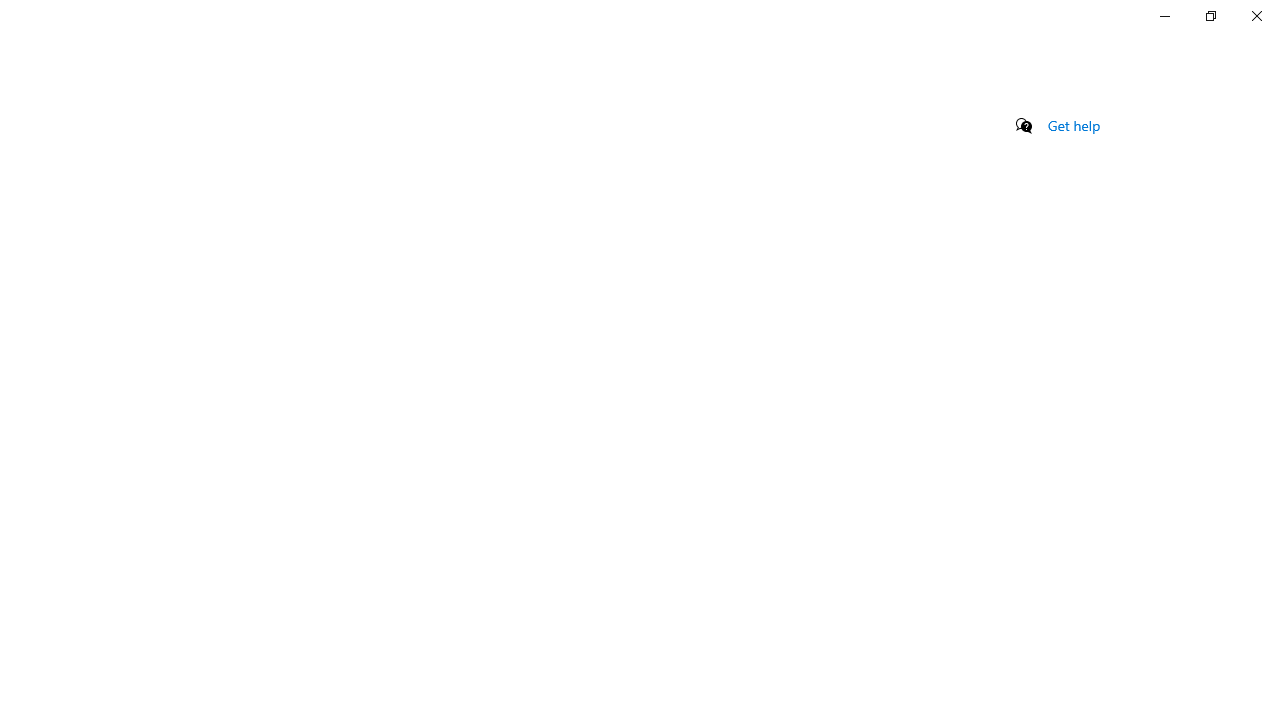  Describe the element at coordinates (1164, 15) in the screenshot. I see `'Minimize Settings'` at that location.